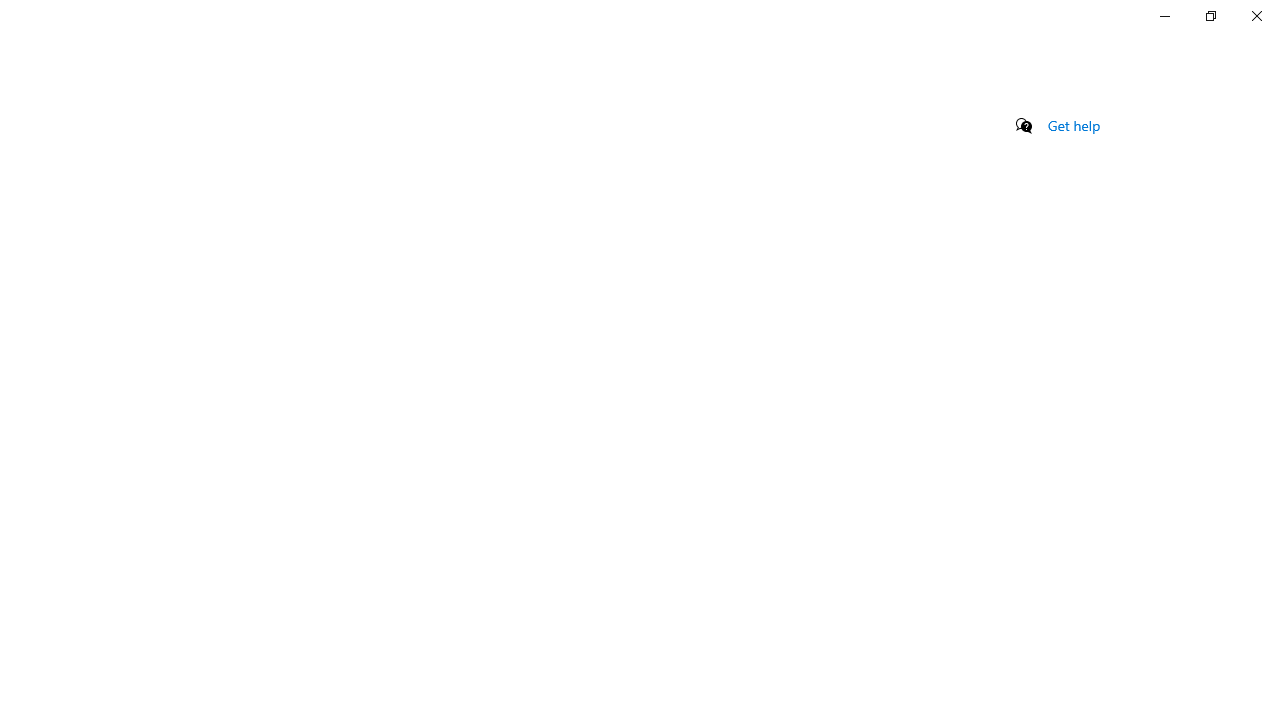  Describe the element at coordinates (1164, 15) in the screenshot. I see `'Minimize Settings'` at that location.